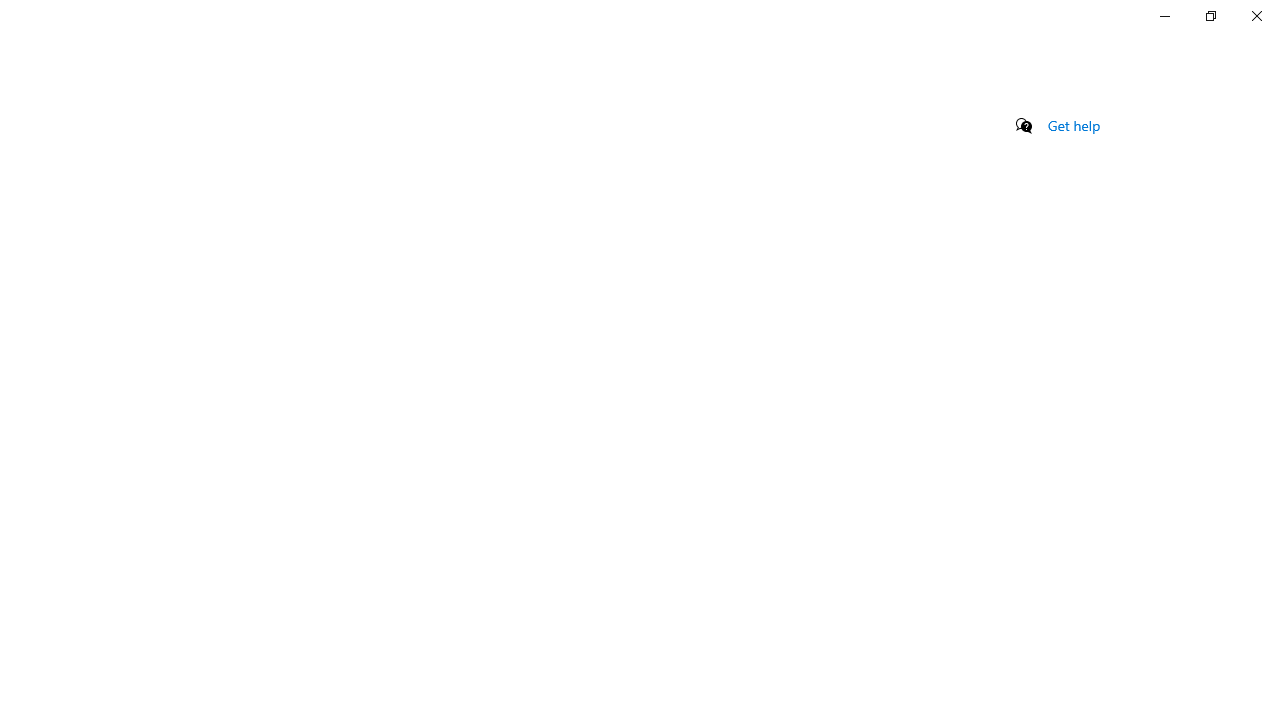  Describe the element at coordinates (1164, 15) in the screenshot. I see `'Minimize Settings'` at that location.